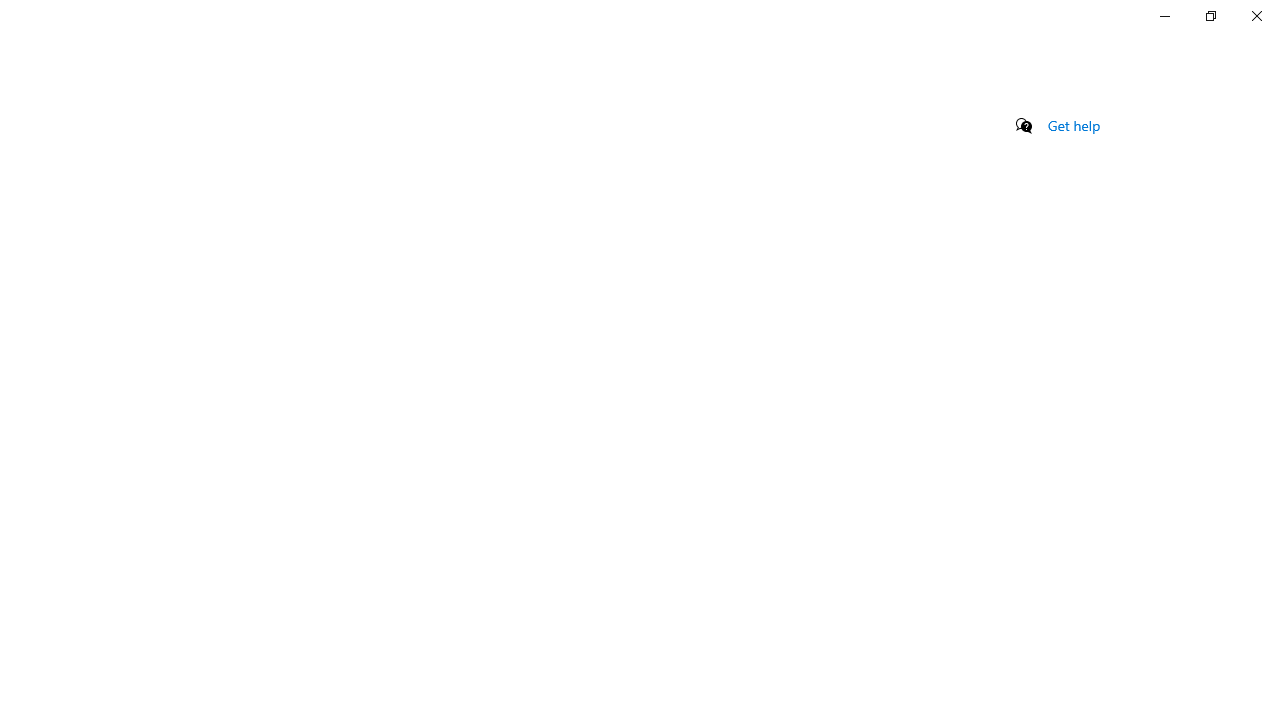  Describe the element at coordinates (1164, 15) in the screenshot. I see `'Minimize Settings'` at that location.